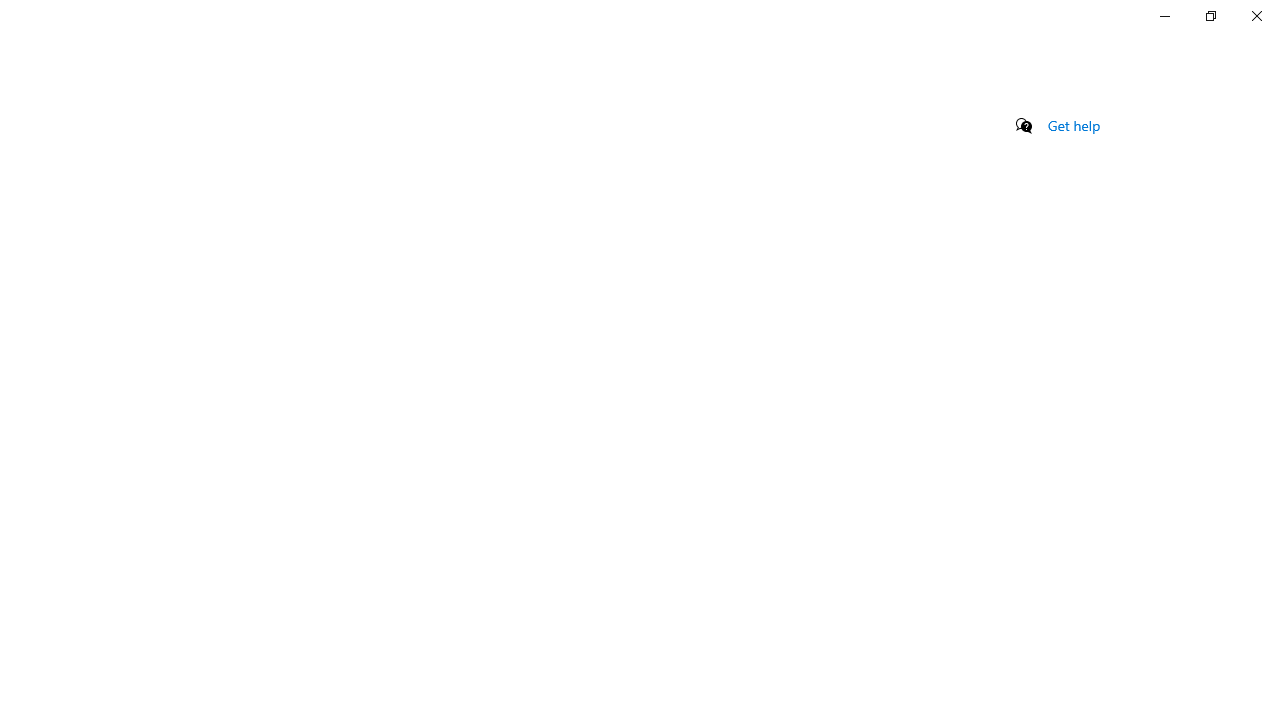  Describe the element at coordinates (1164, 15) in the screenshot. I see `'Minimize Settings'` at that location.